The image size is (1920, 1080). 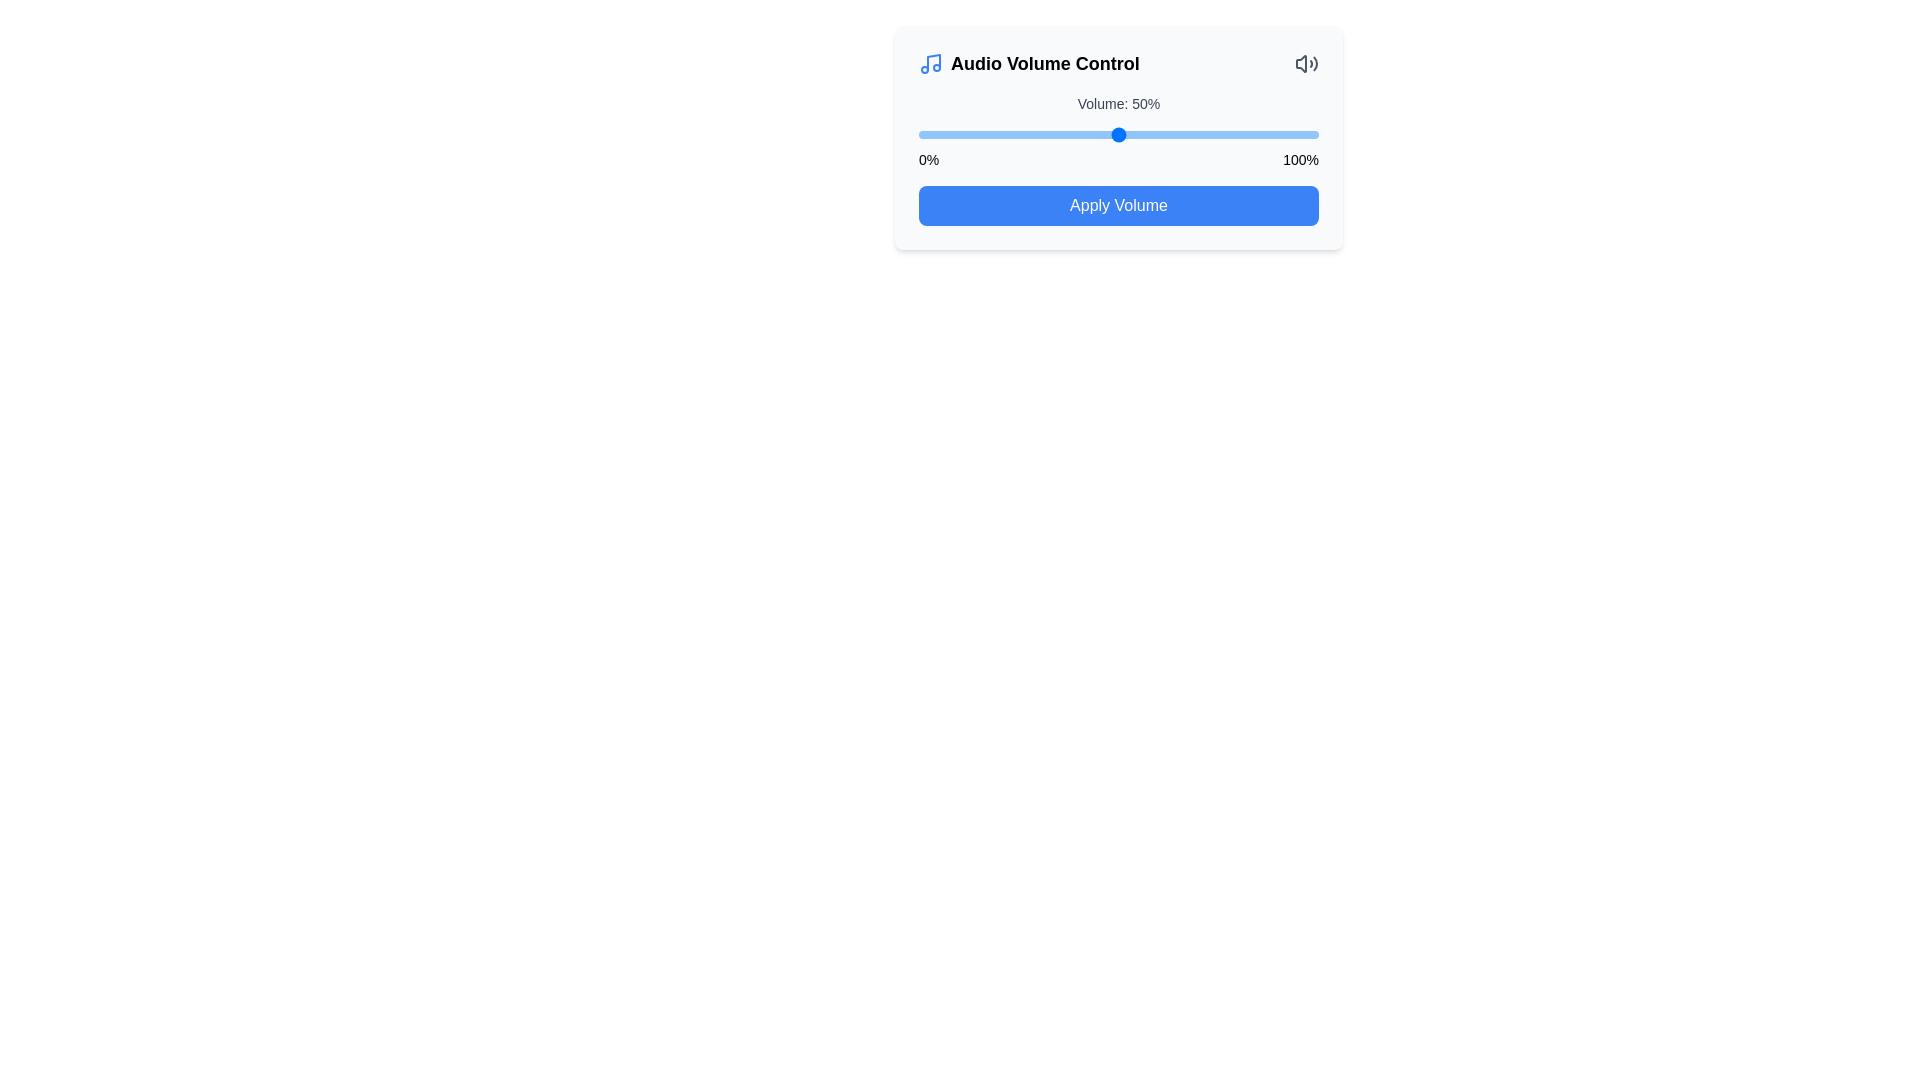 What do you see at coordinates (1199, 135) in the screenshot?
I see `the volume level` at bounding box center [1199, 135].